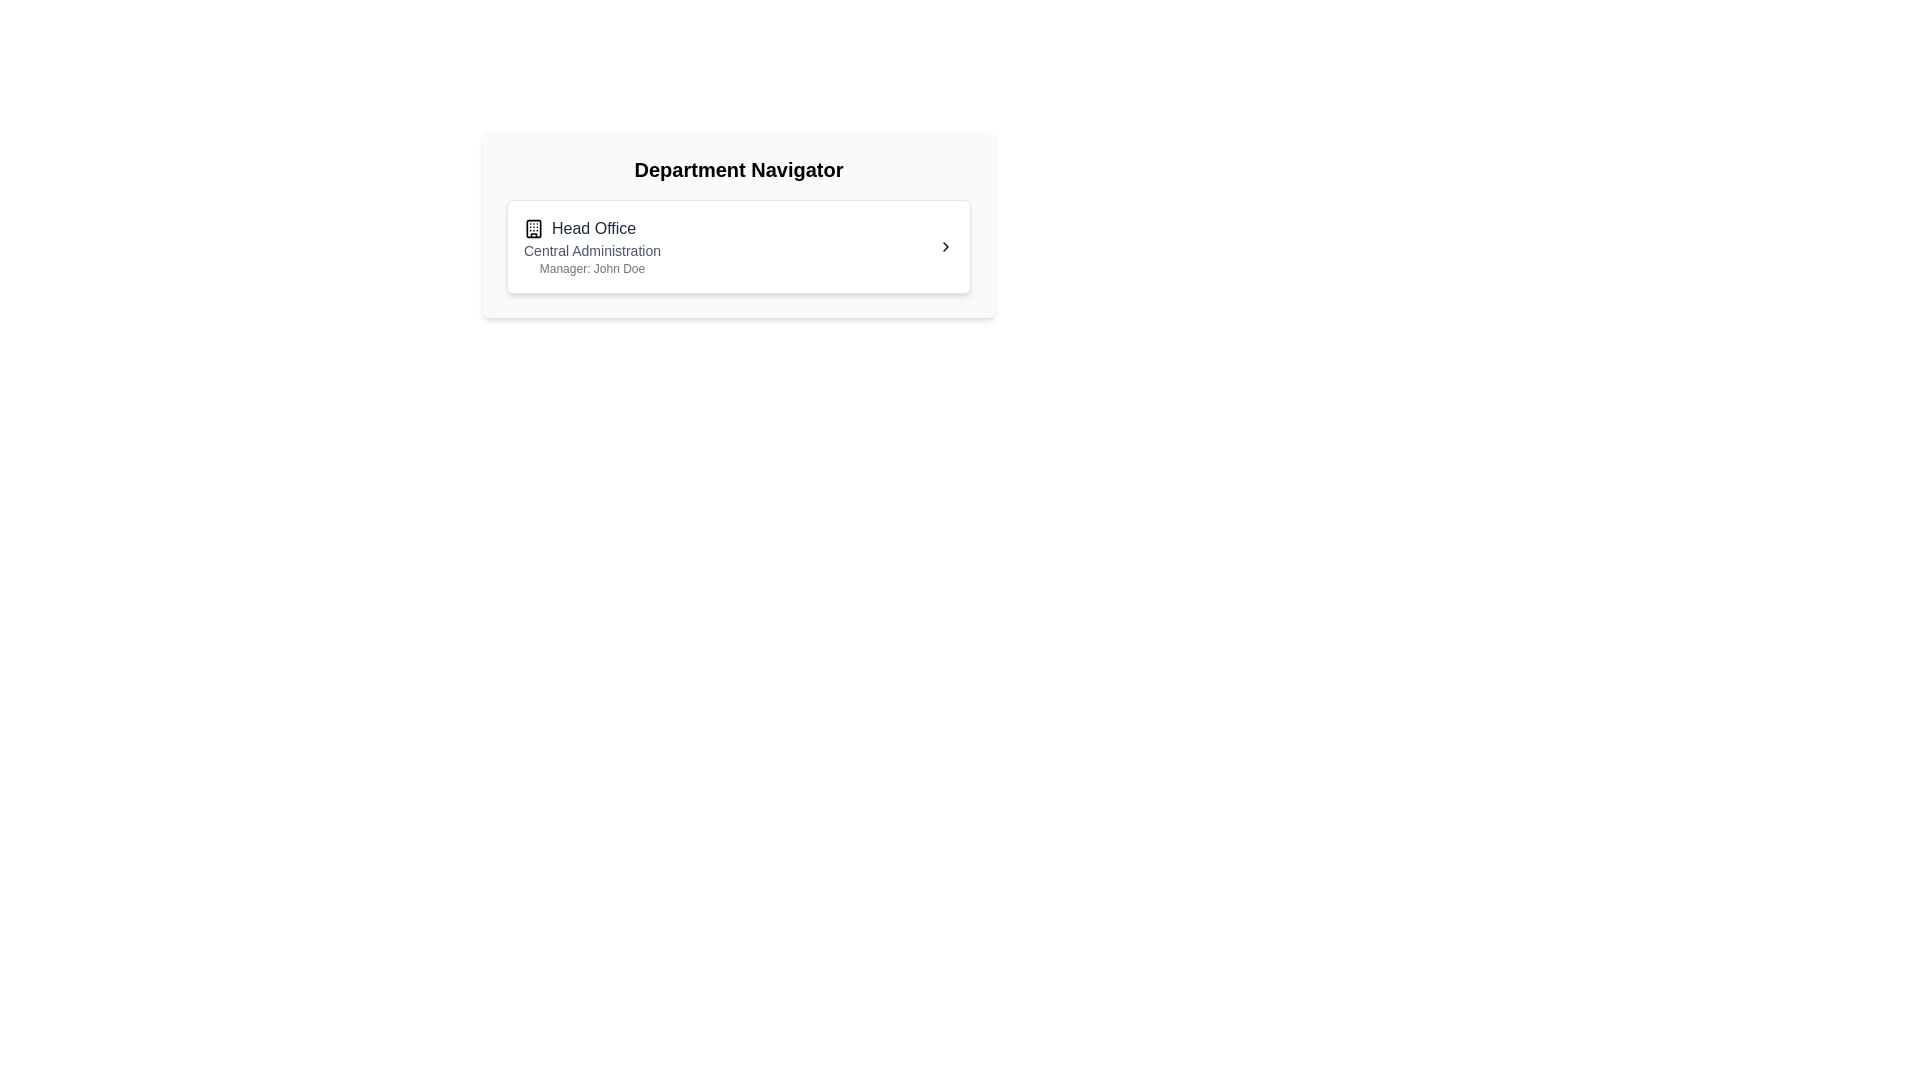 This screenshot has height=1080, width=1920. I want to click on the static text label that reads 'Manager: John Doe', which is styled in gray and located under 'Central Administration', so click(591, 268).